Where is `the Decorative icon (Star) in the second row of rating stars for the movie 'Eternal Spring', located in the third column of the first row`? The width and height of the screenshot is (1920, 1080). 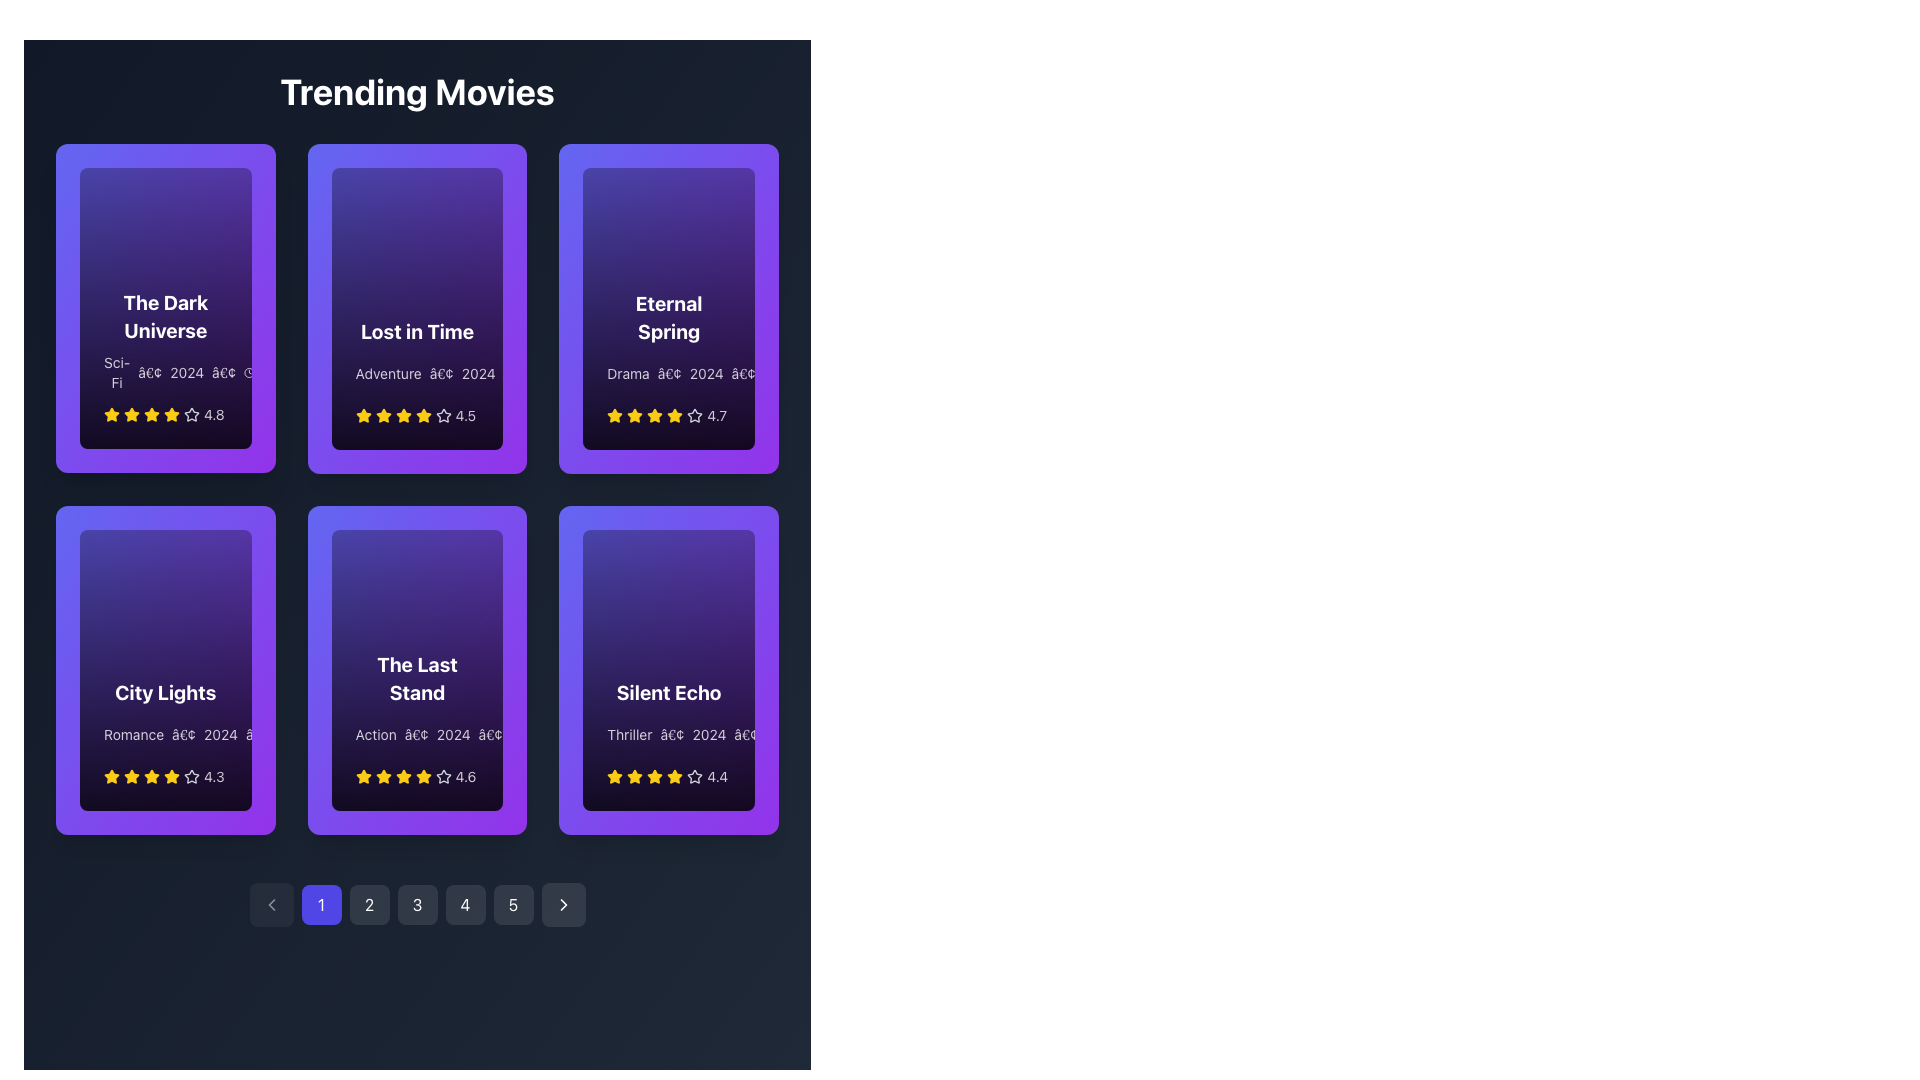 the Decorative icon (Star) in the second row of rating stars for the movie 'Eternal Spring', located in the third column of the first row is located at coordinates (655, 414).